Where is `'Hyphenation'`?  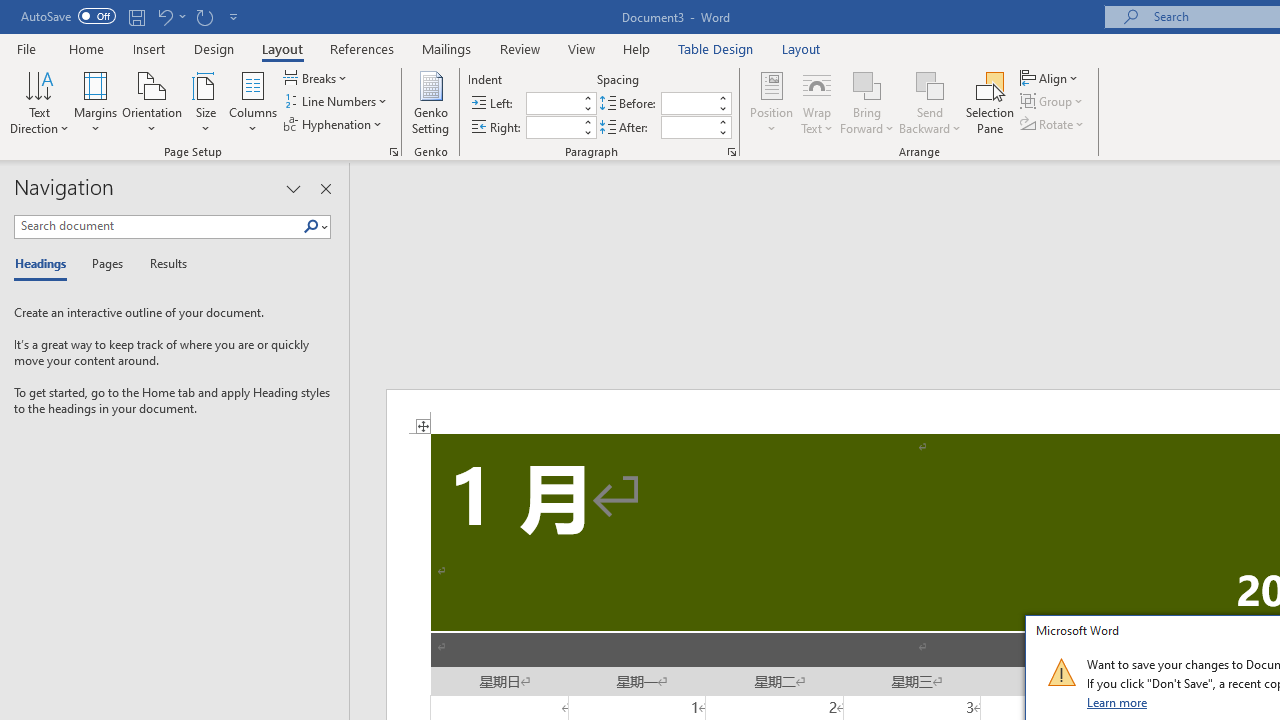
'Hyphenation' is located at coordinates (334, 124).